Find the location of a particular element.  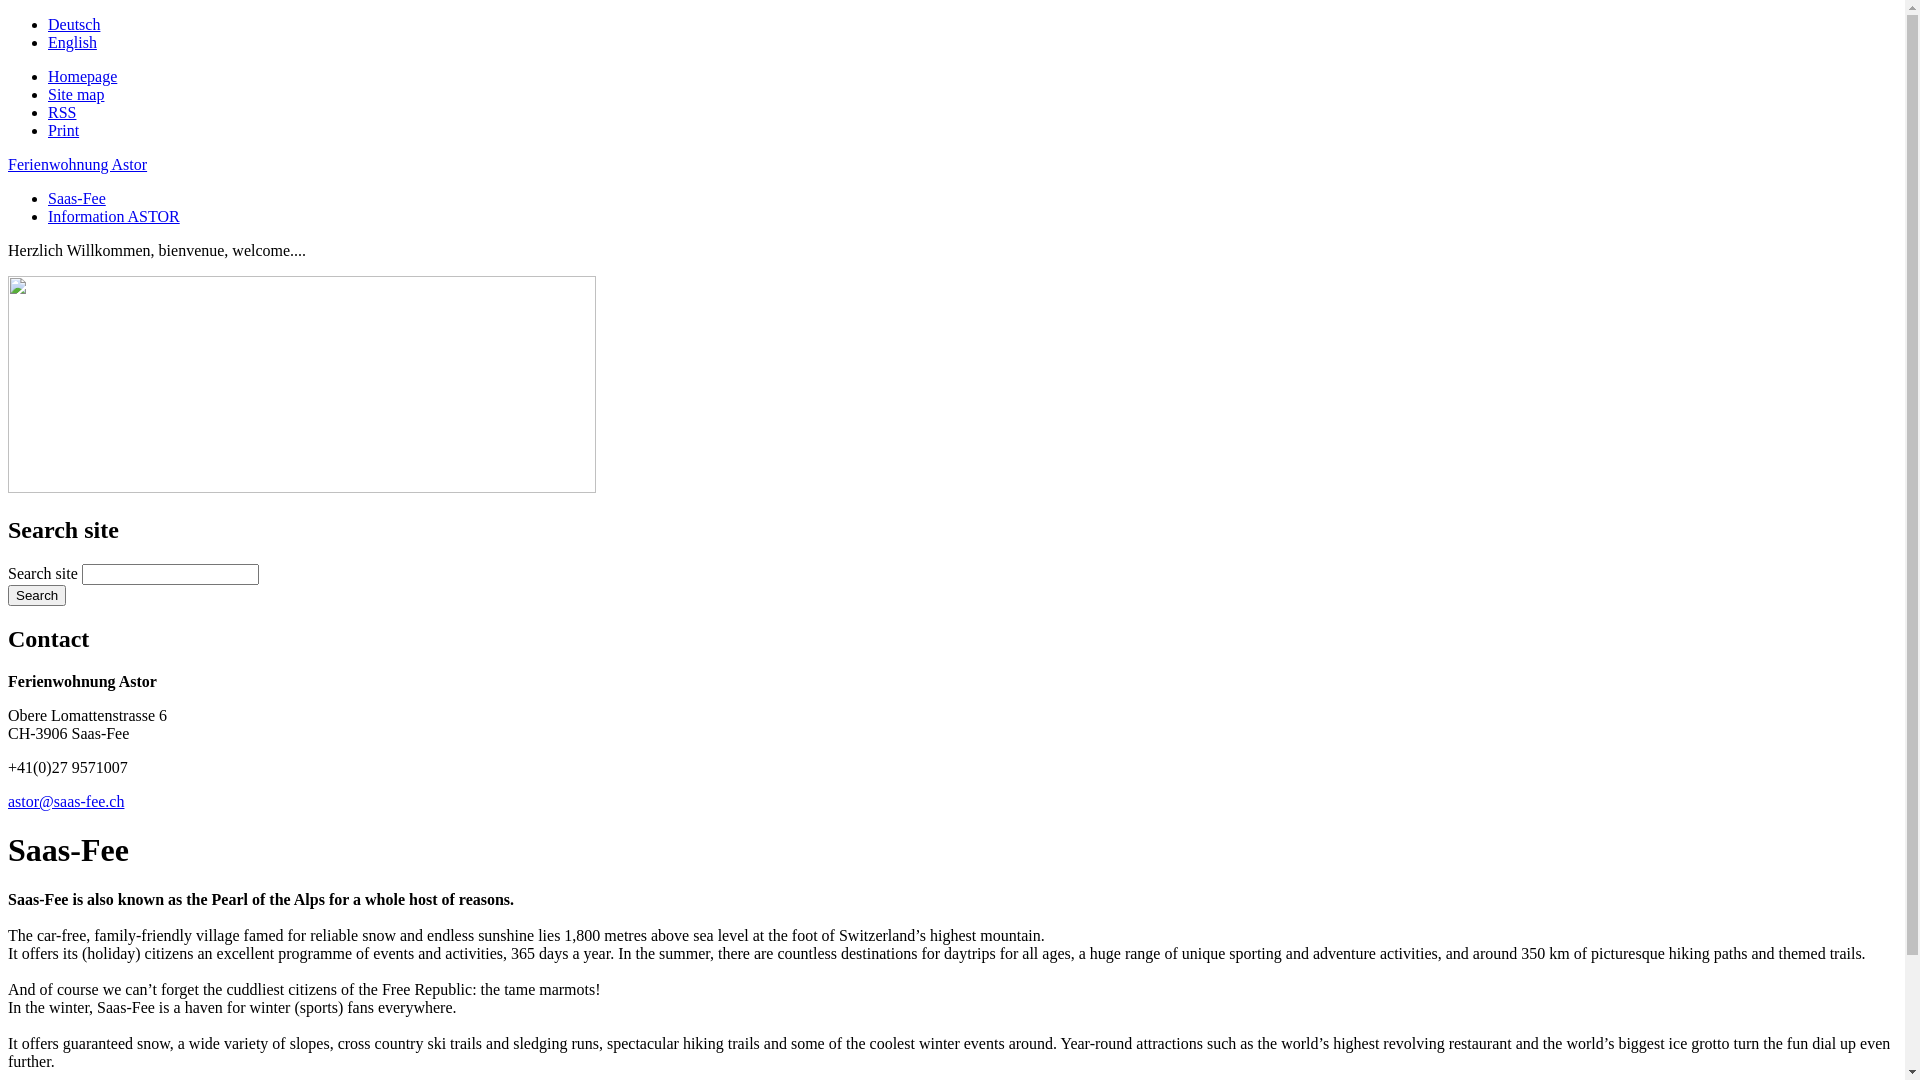

'English' is located at coordinates (48, 42).